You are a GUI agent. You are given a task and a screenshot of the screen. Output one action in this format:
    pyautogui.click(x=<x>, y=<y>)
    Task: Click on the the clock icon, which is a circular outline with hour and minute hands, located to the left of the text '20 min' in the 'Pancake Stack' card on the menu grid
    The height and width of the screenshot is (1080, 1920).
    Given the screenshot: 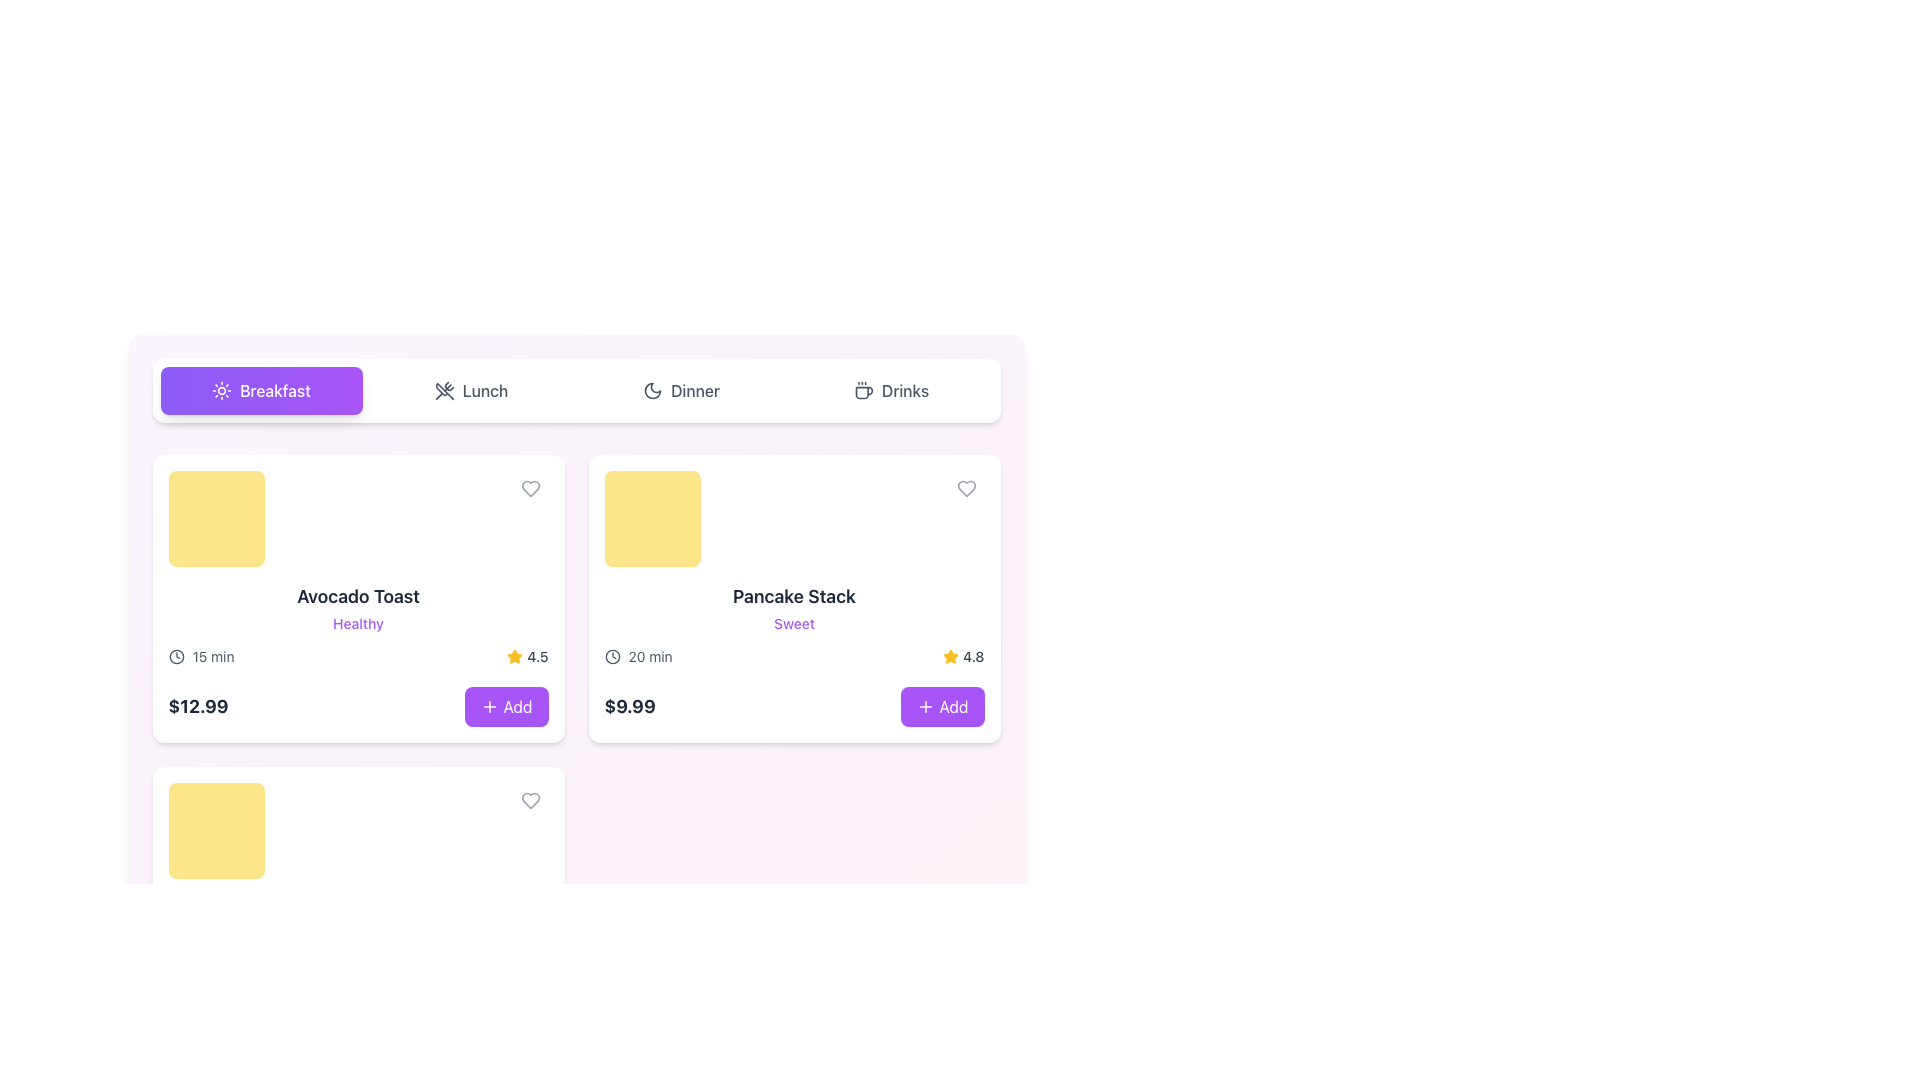 What is the action you would take?
    pyautogui.click(x=611, y=656)
    